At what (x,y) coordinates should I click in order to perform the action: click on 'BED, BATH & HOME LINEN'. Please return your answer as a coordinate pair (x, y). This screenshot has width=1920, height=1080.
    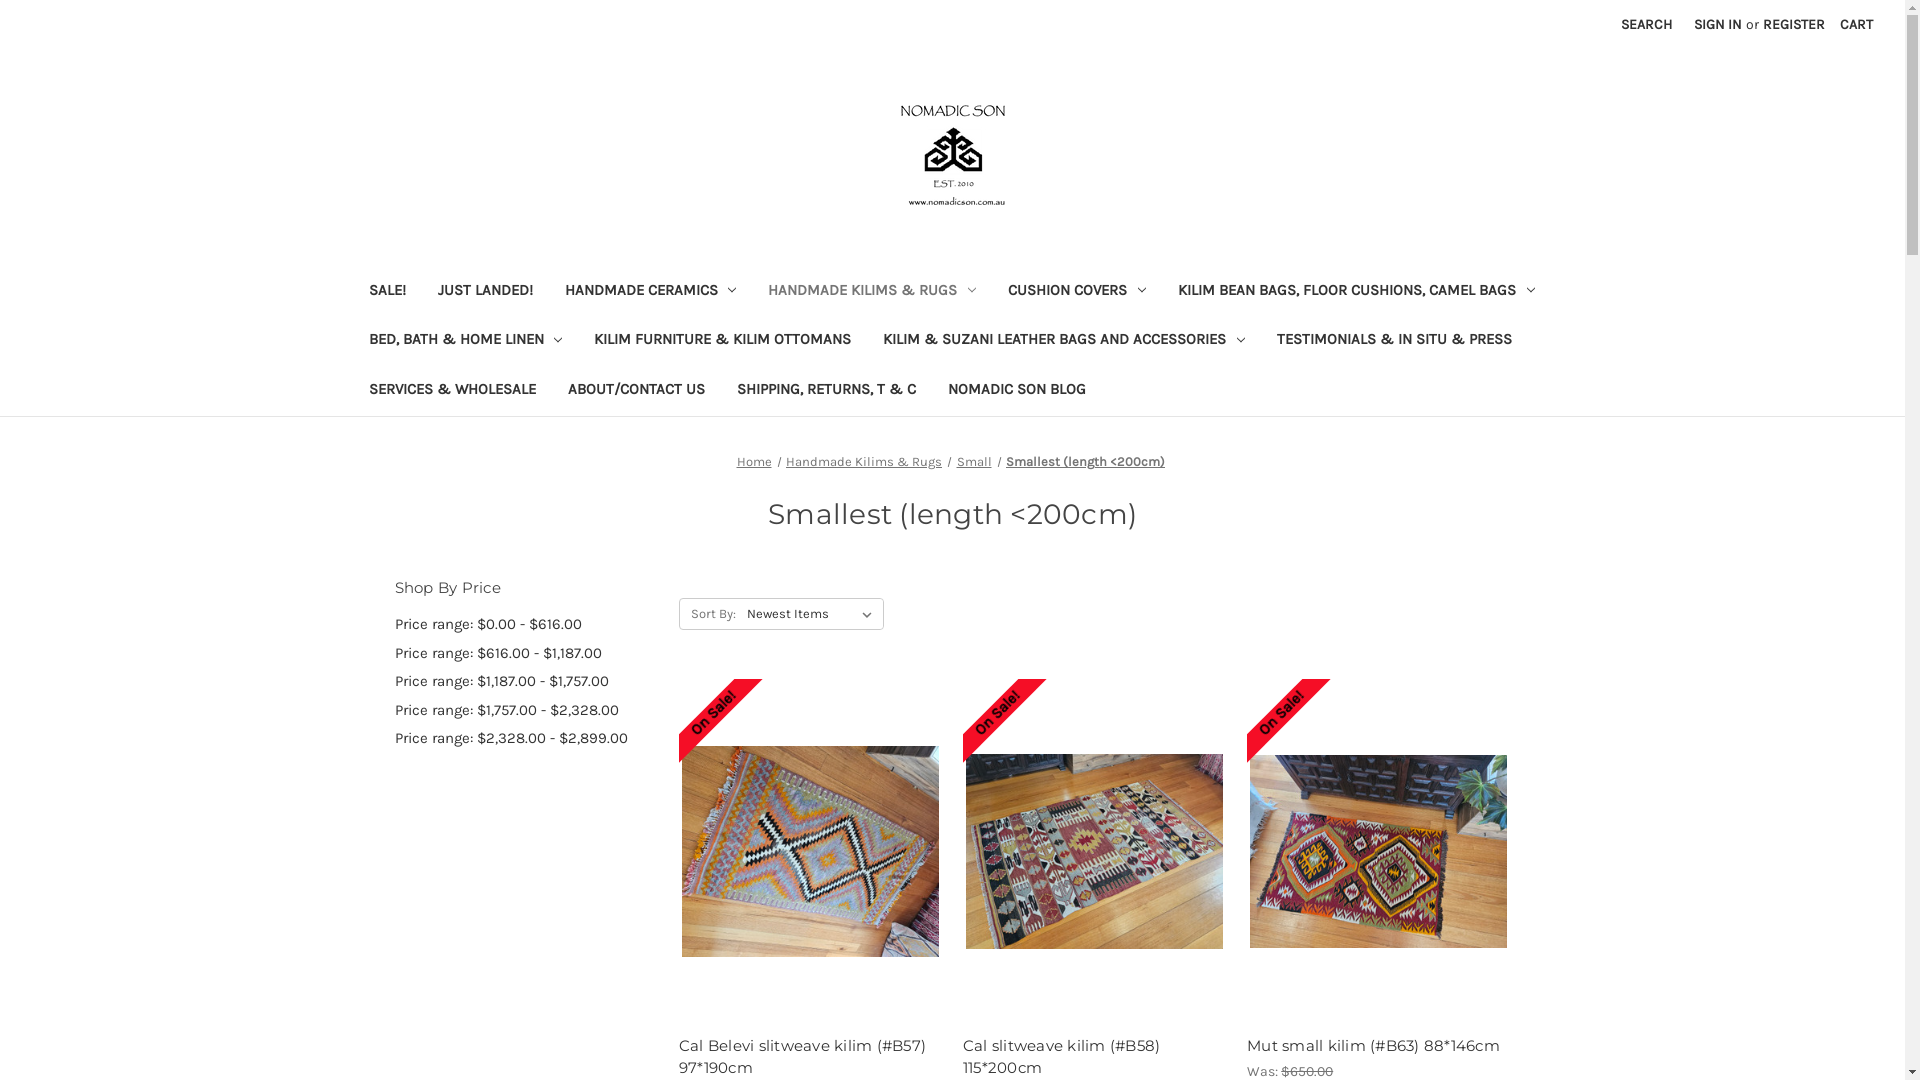
    Looking at the image, I should click on (464, 340).